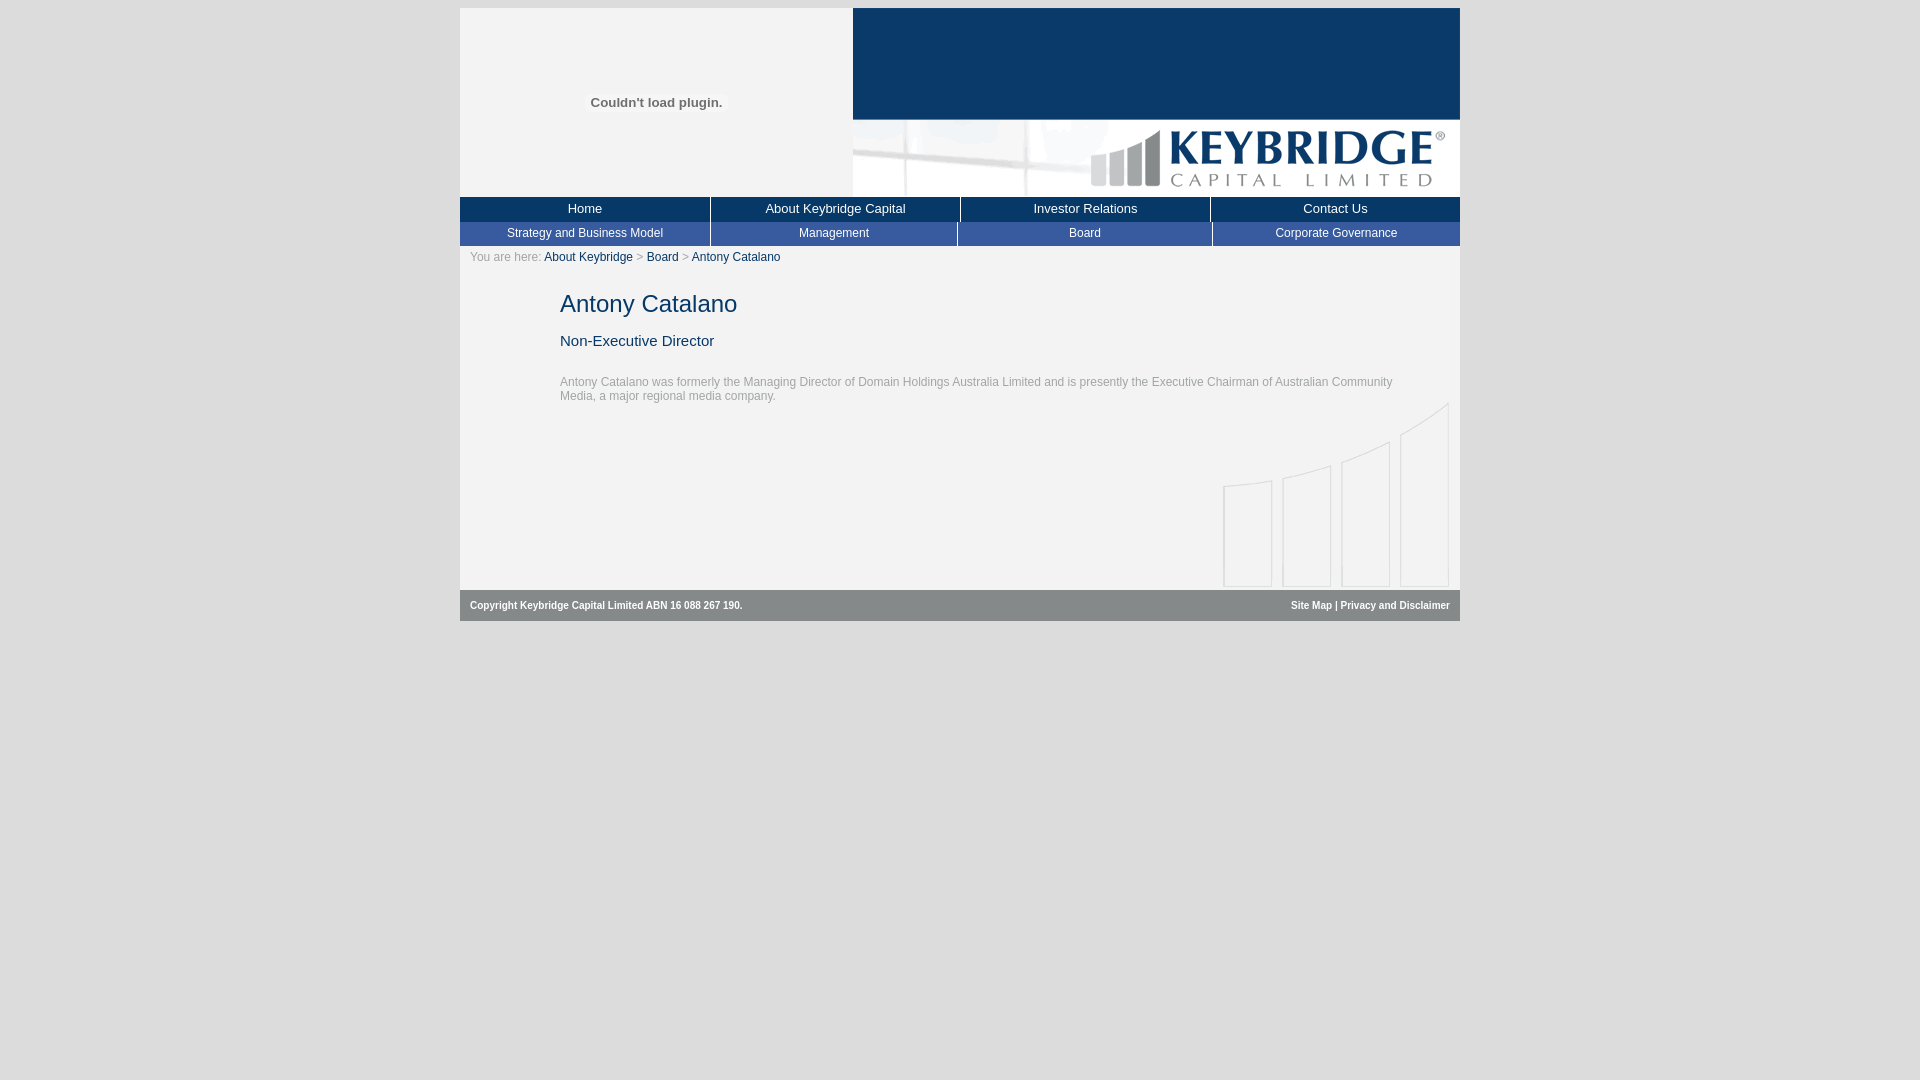 This screenshot has height=1080, width=1920. I want to click on 'About Keybridge', so click(587, 256).